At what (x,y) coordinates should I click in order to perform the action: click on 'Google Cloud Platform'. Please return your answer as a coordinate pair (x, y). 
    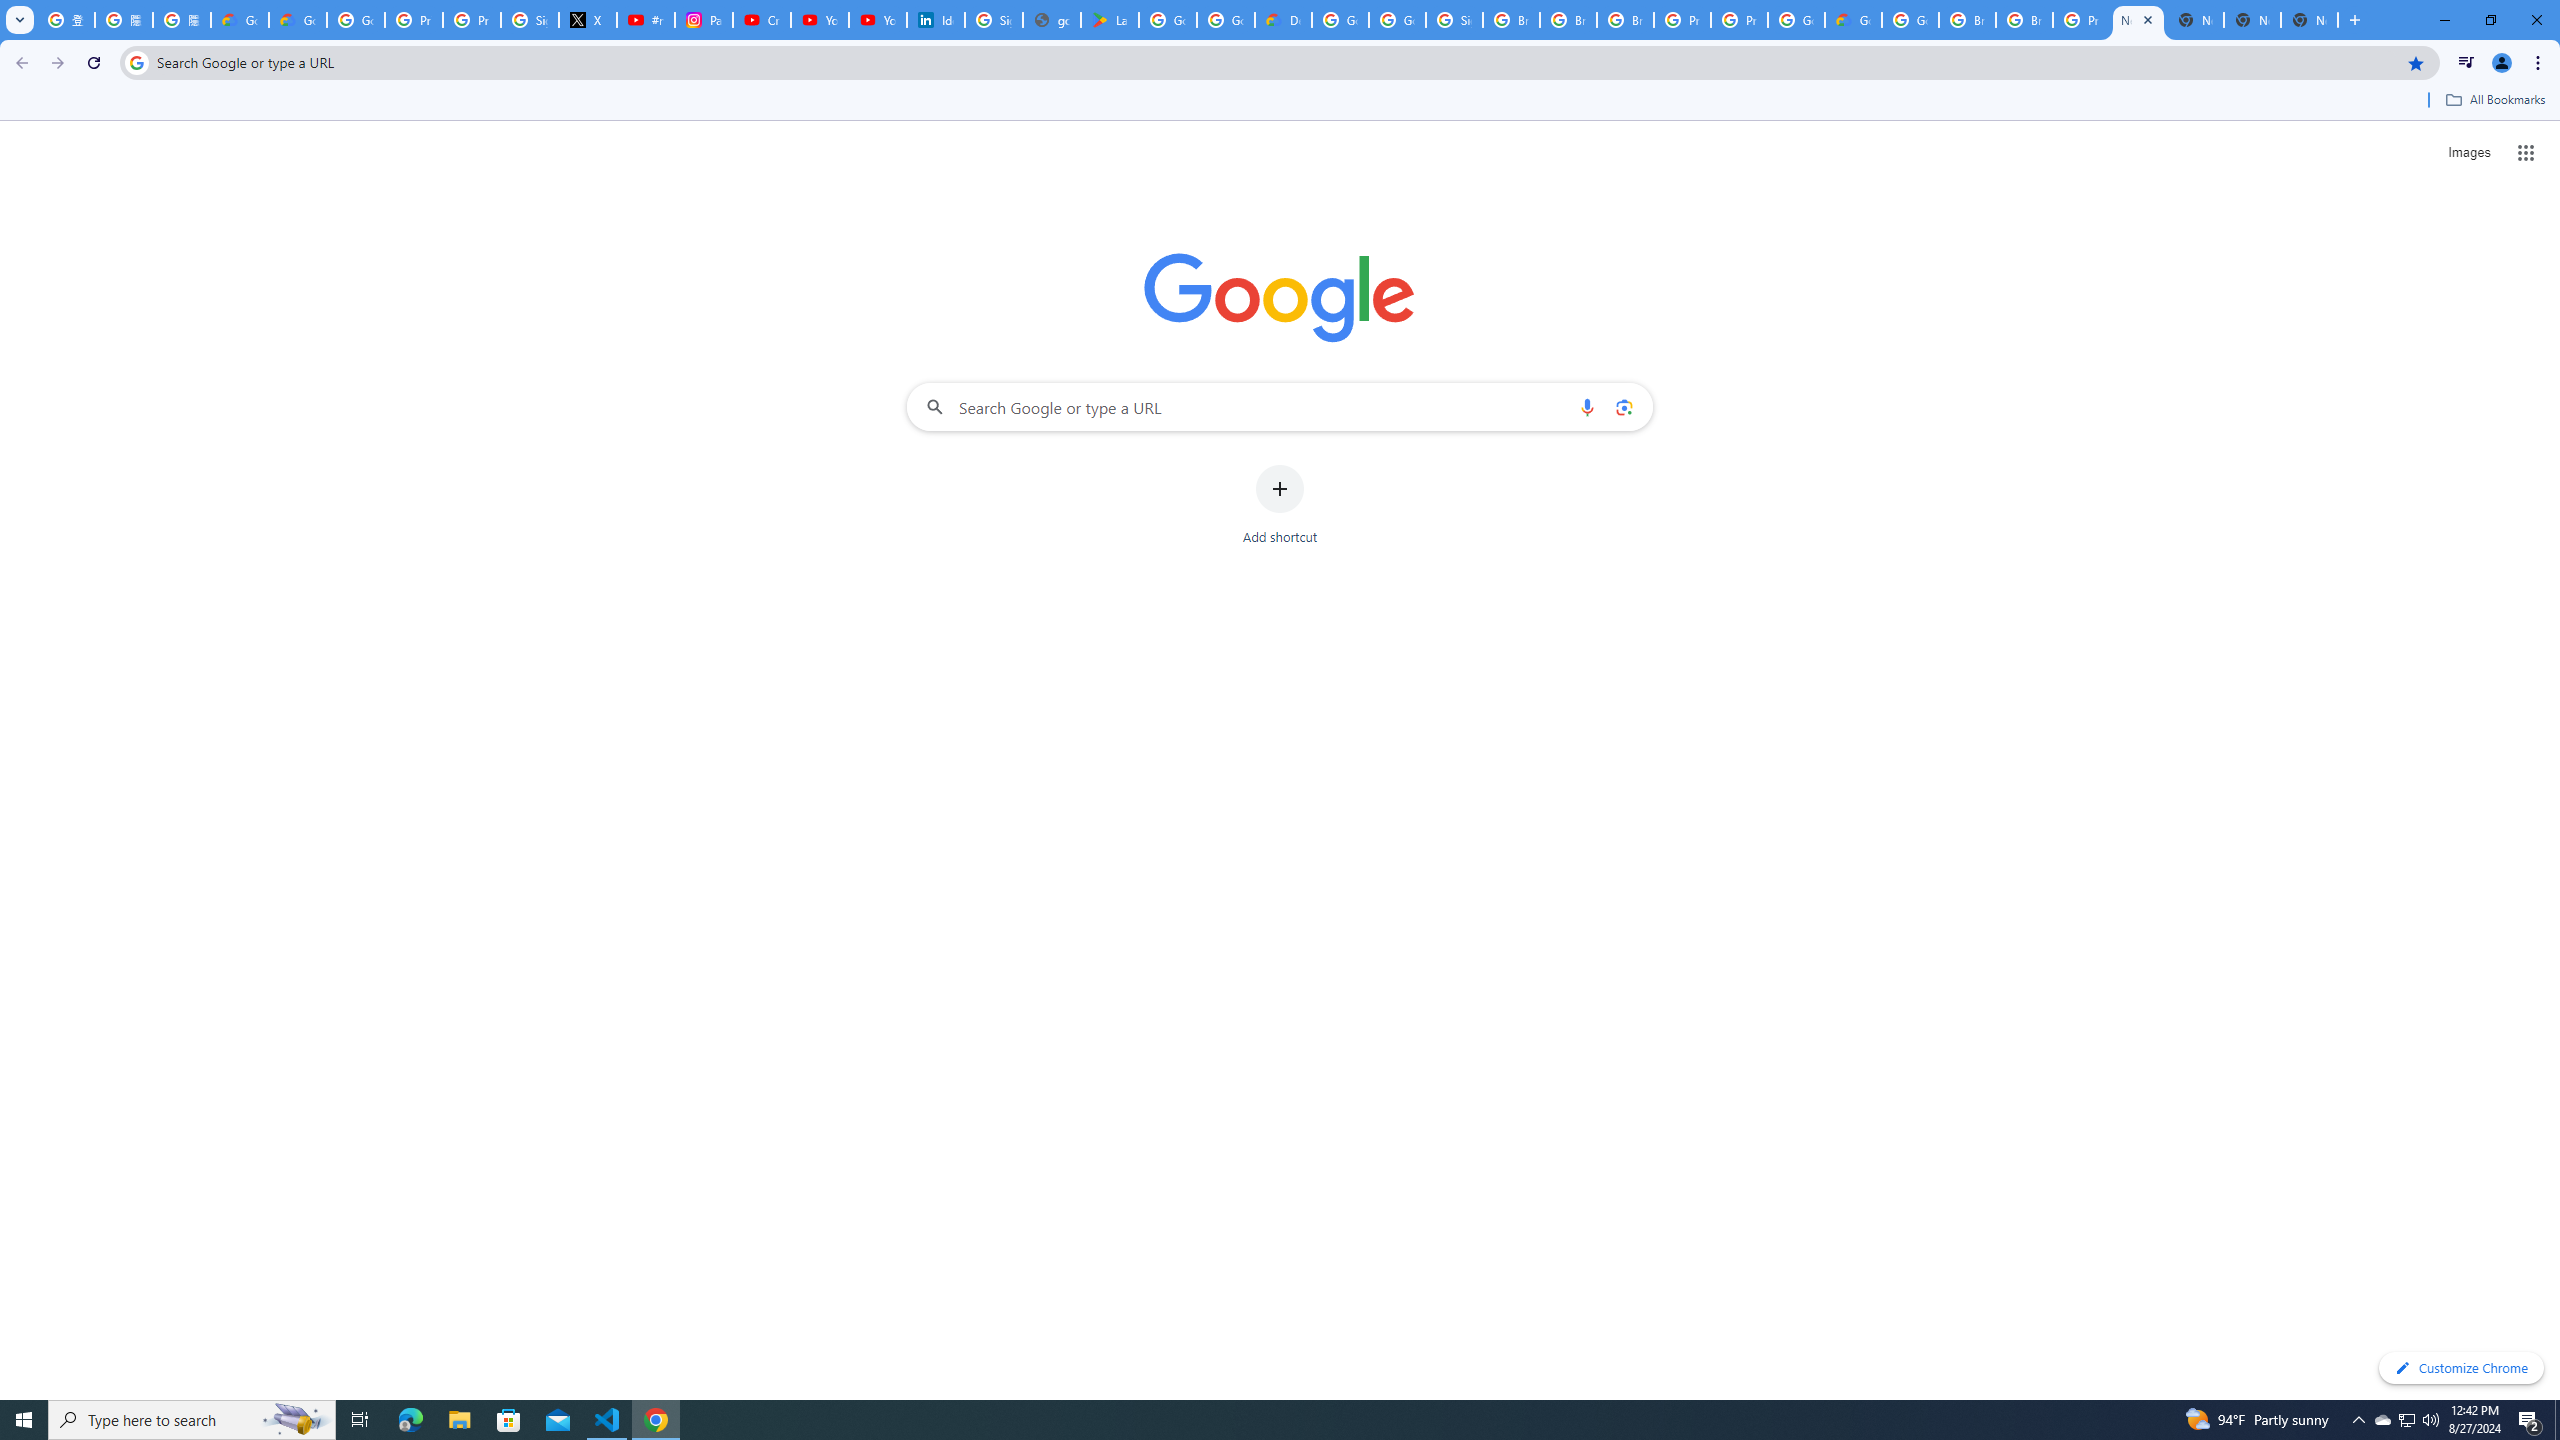
    Looking at the image, I should click on (1911, 19).